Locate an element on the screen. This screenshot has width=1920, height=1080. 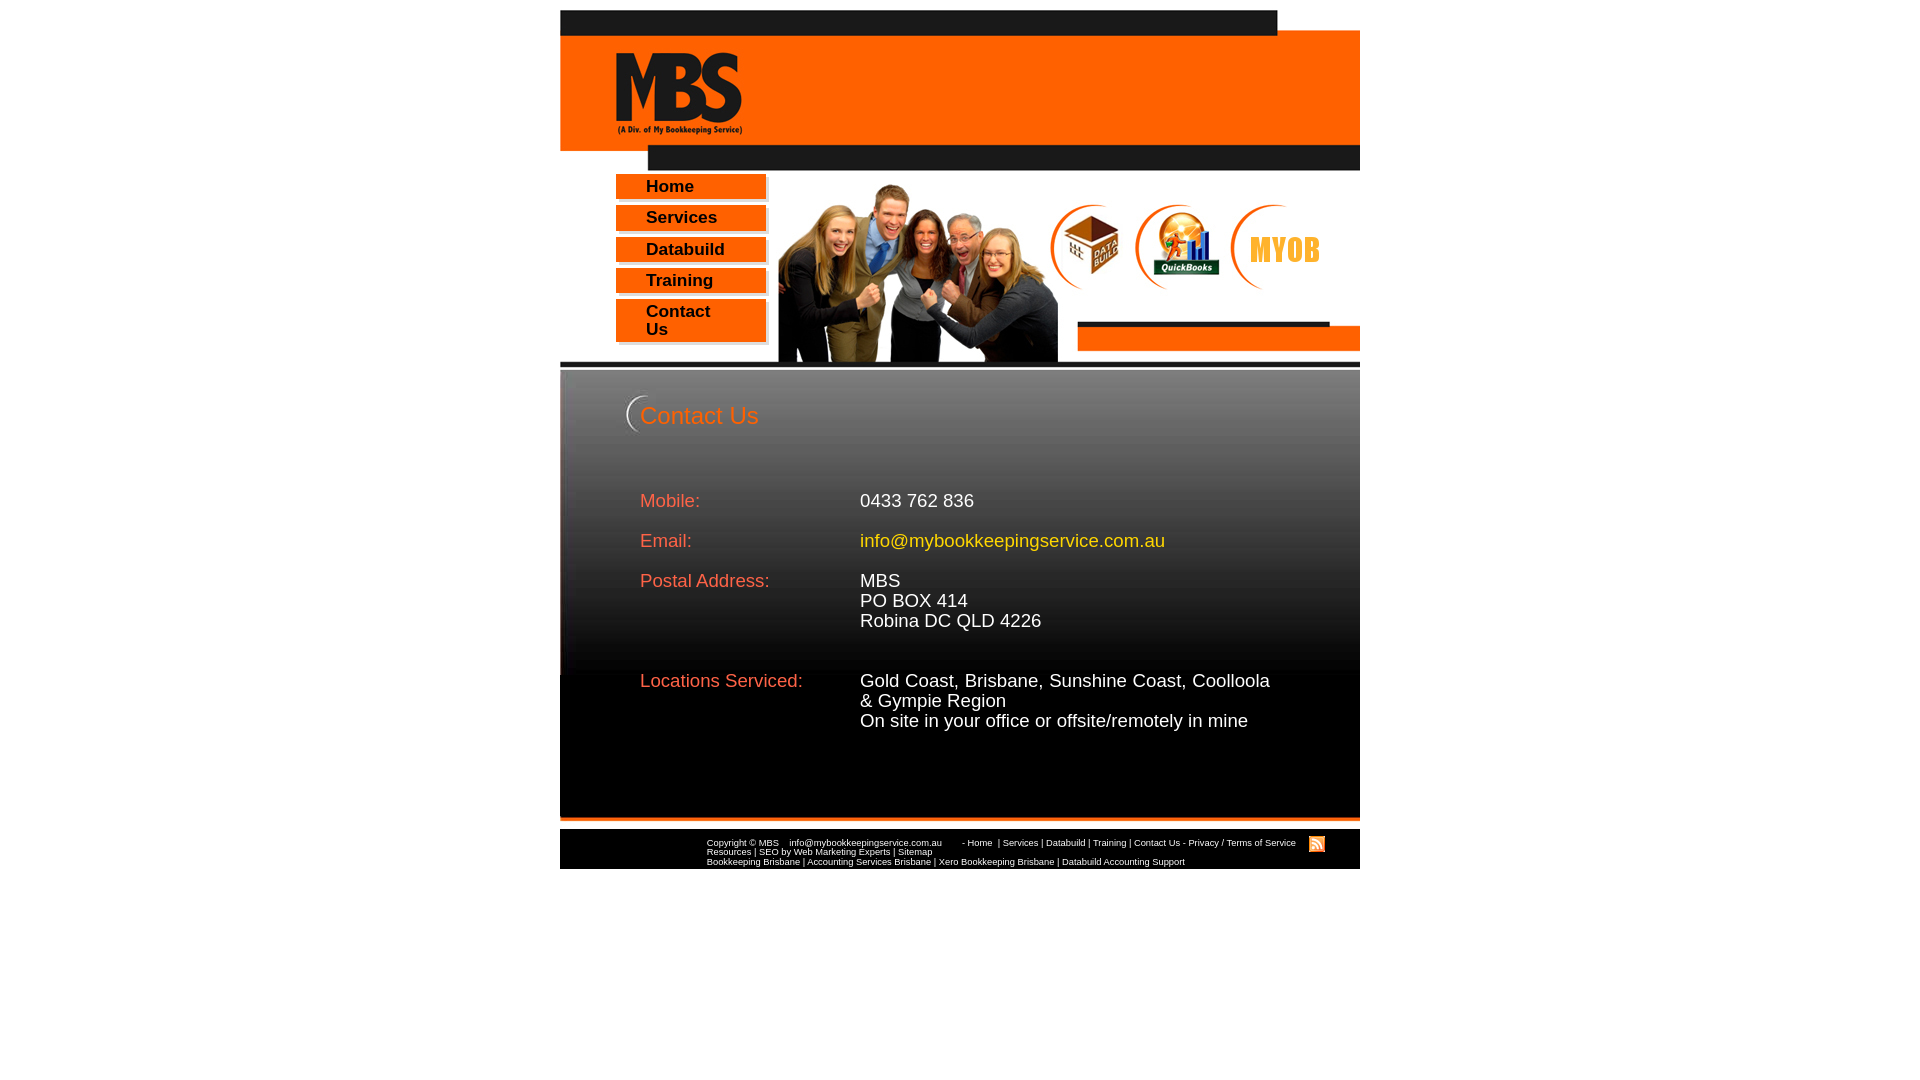
'XML Sitemap' is located at coordinates (1316, 852).